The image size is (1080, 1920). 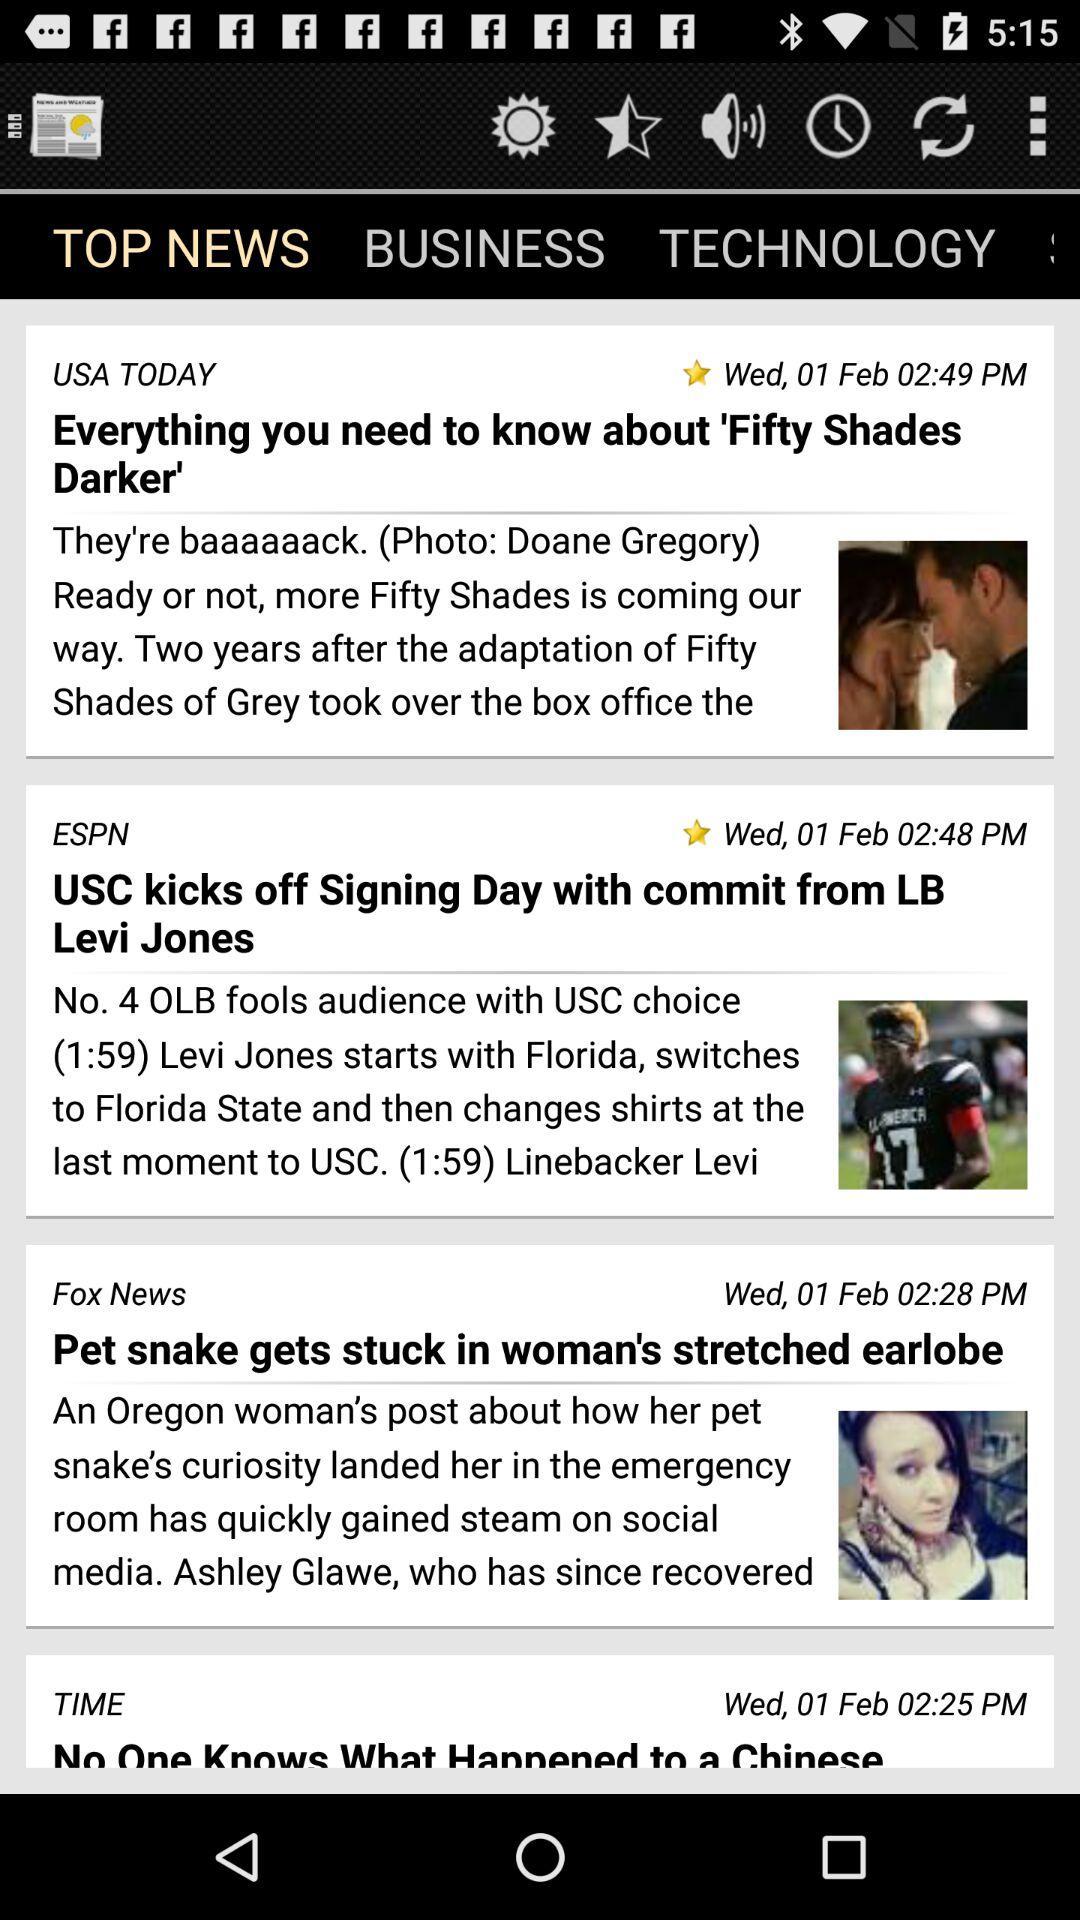 I want to click on the settings icon, so click(x=522, y=133).